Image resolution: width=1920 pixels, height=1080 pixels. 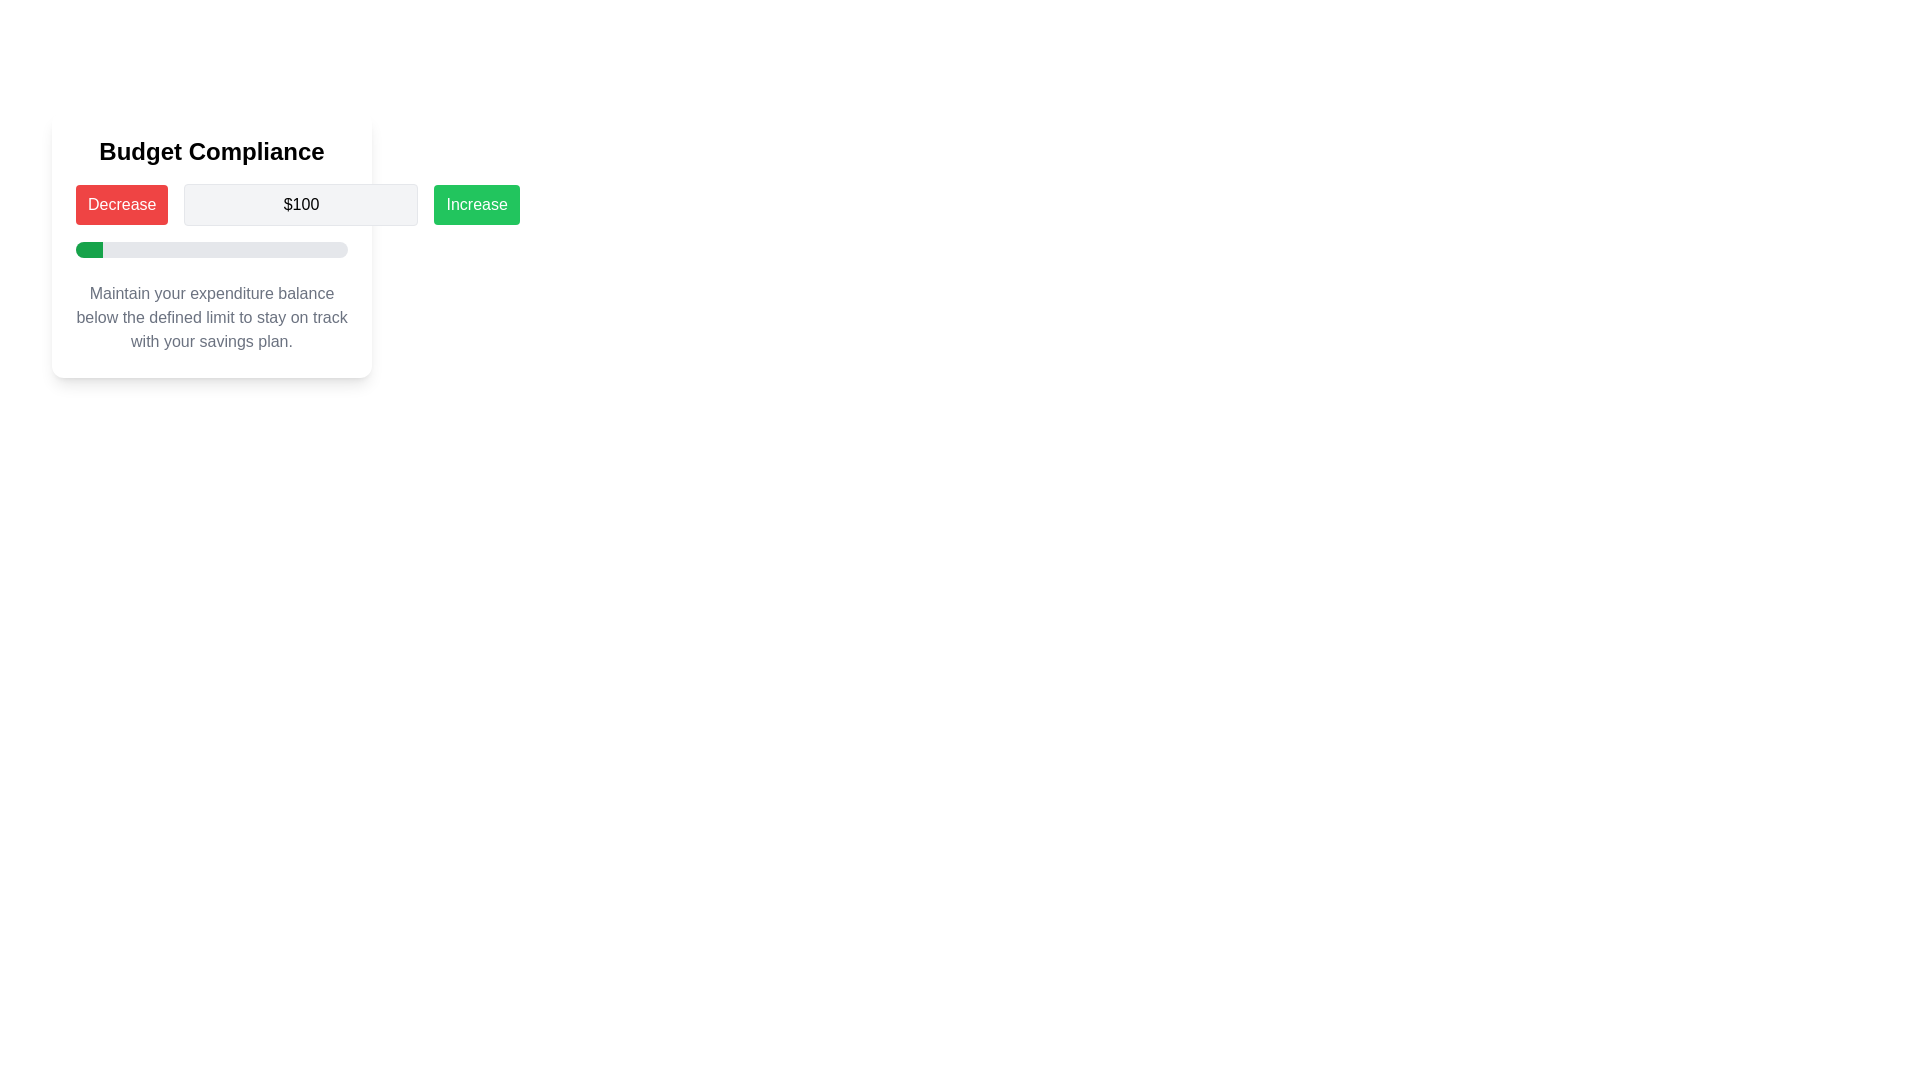 What do you see at coordinates (211, 150) in the screenshot?
I see `the text label that serves as a title for the budget compliance card, located at the top center of the card layout` at bounding box center [211, 150].